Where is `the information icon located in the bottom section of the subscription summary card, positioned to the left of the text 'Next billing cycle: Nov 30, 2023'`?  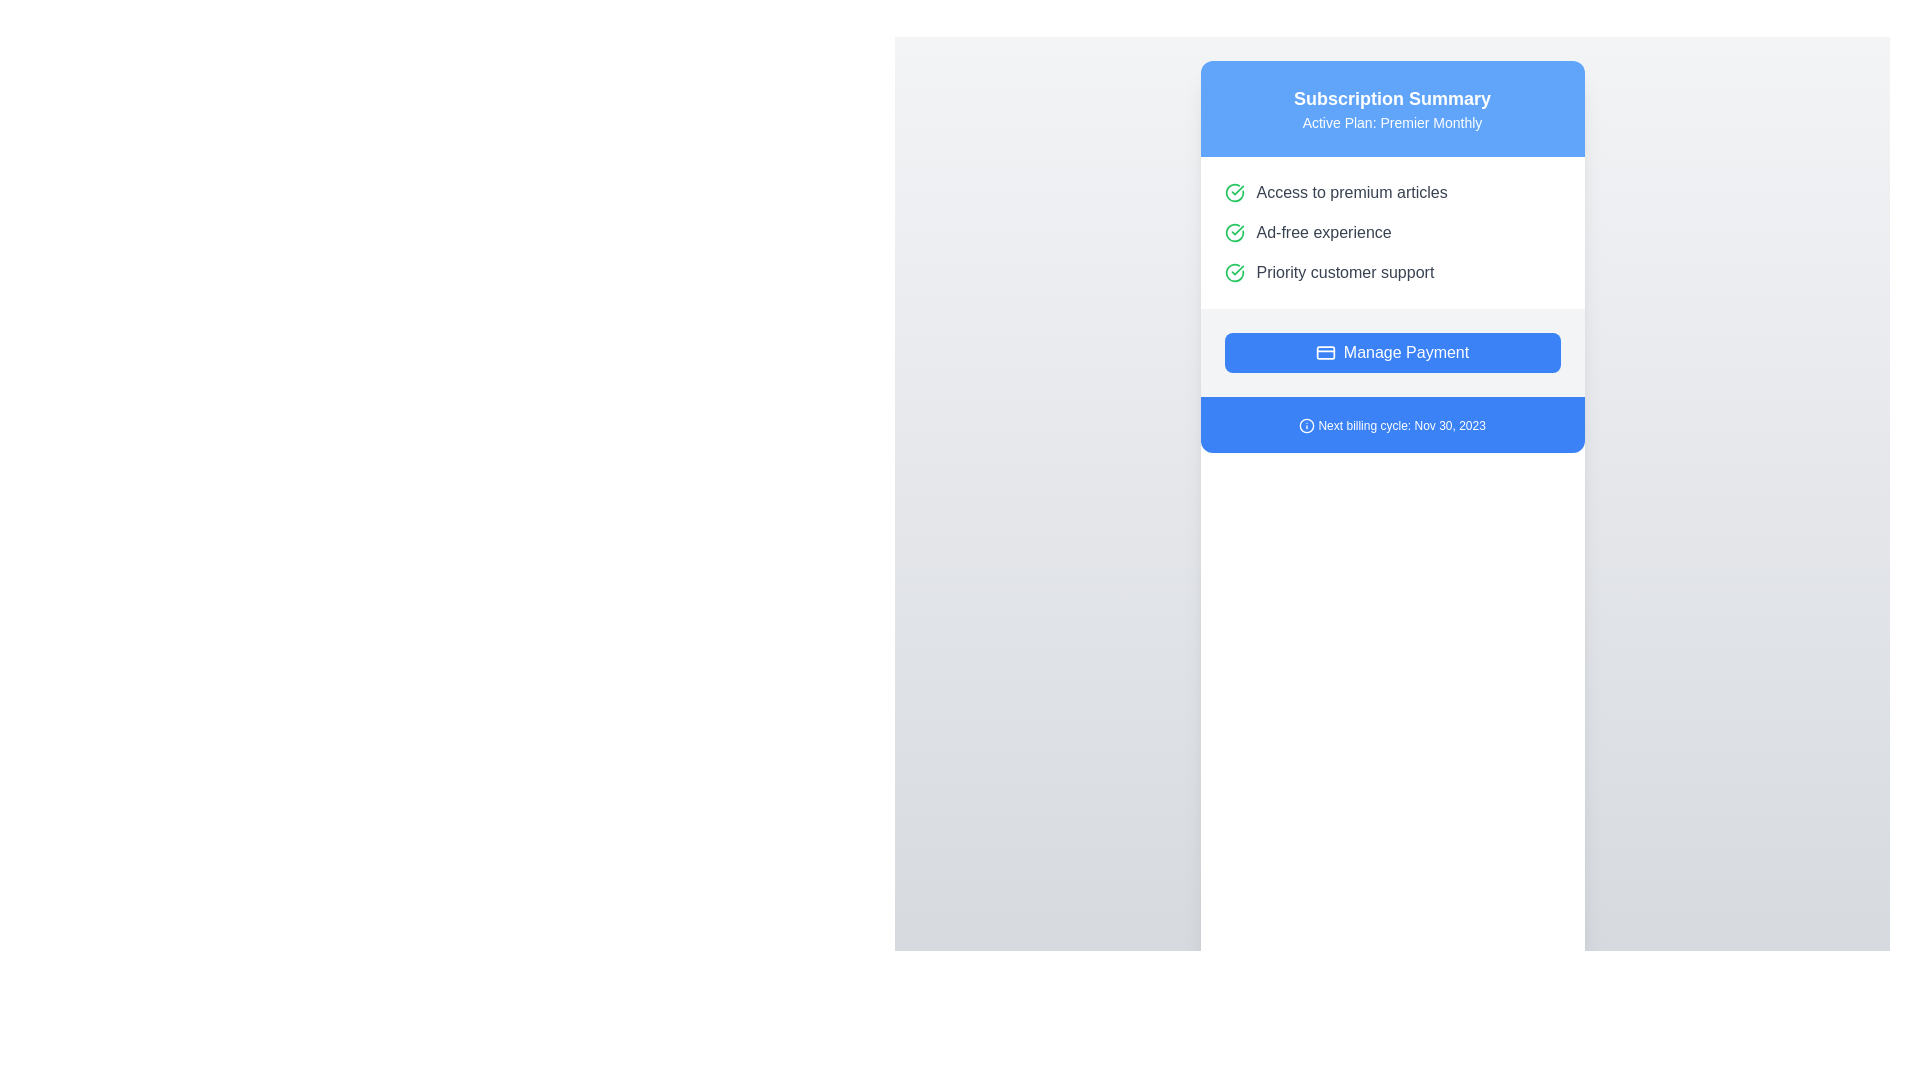 the information icon located in the bottom section of the subscription summary card, positioned to the left of the text 'Next billing cycle: Nov 30, 2023' is located at coordinates (1307, 424).